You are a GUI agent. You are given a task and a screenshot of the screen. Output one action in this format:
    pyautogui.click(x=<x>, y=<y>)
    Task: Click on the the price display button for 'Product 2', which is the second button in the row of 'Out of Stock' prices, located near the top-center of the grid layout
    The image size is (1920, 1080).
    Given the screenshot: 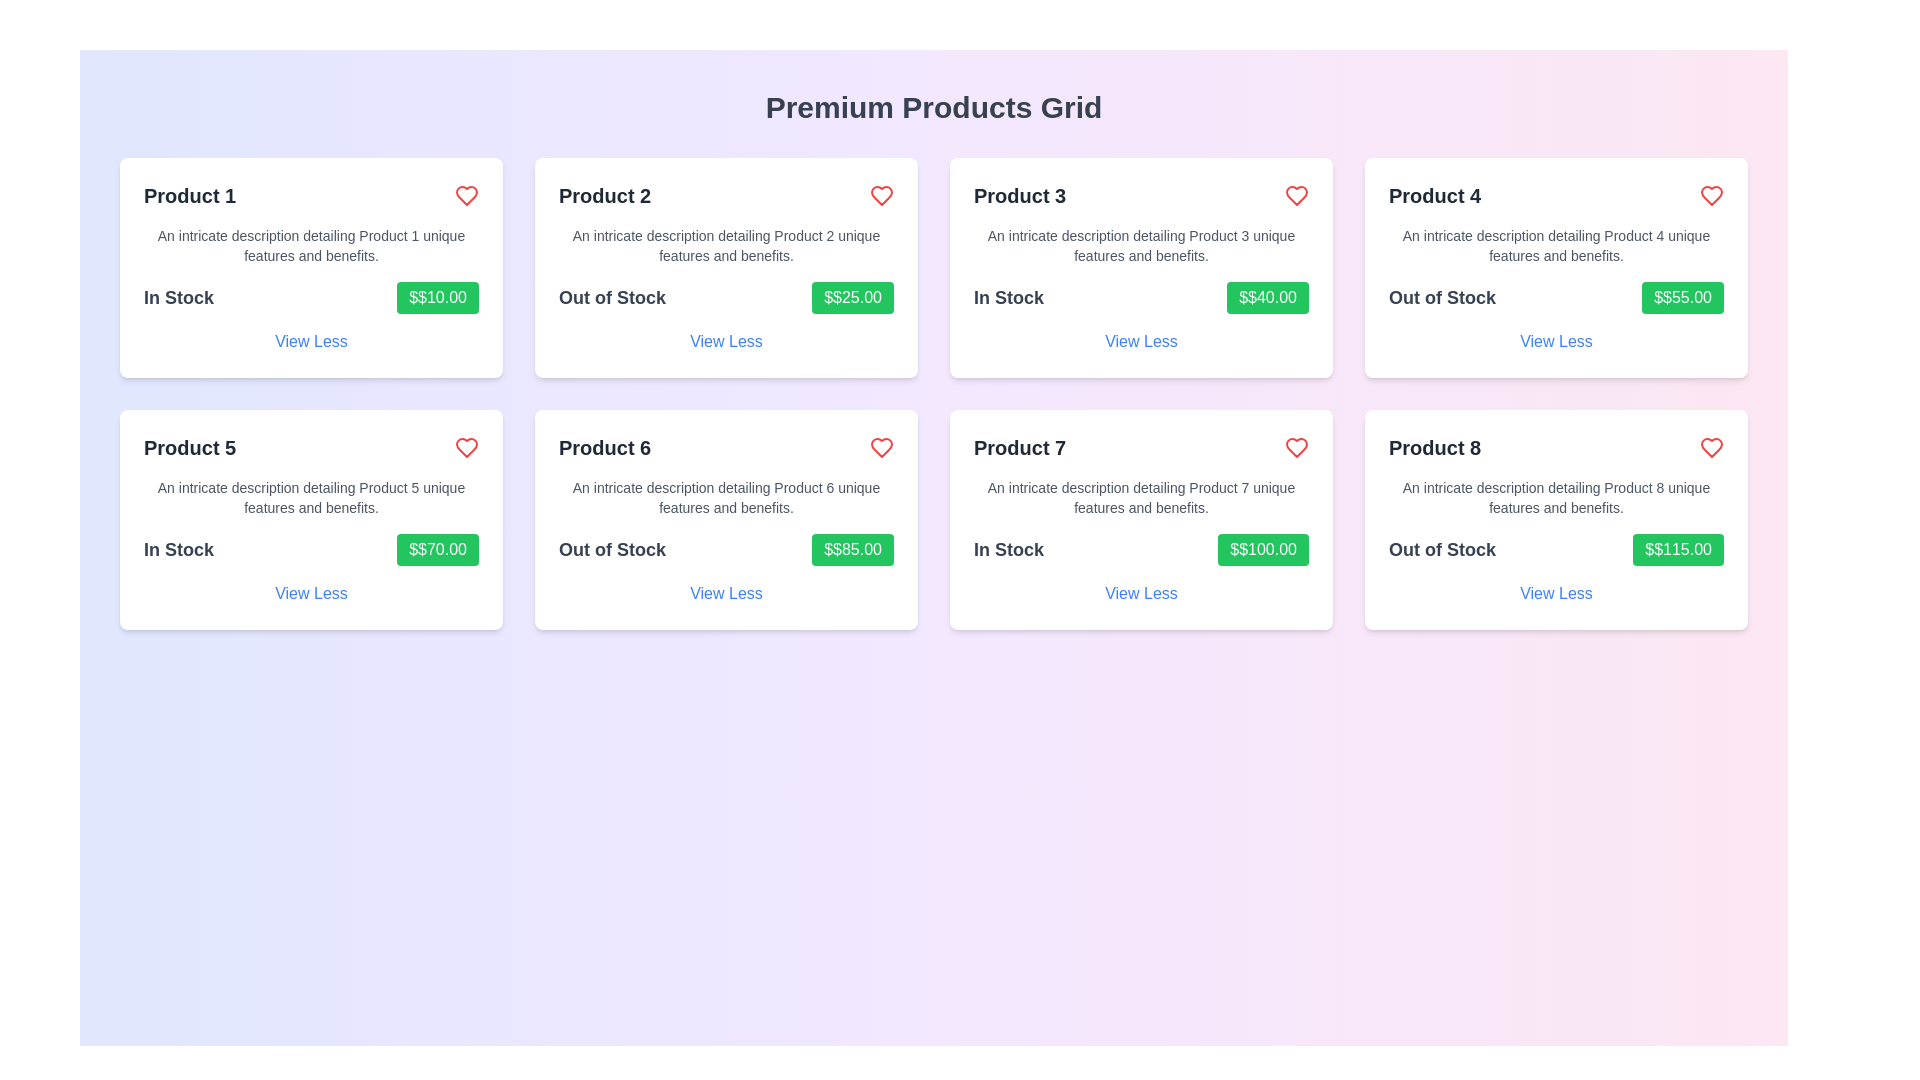 What is the action you would take?
    pyautogui.click(x=853, y=297)
    